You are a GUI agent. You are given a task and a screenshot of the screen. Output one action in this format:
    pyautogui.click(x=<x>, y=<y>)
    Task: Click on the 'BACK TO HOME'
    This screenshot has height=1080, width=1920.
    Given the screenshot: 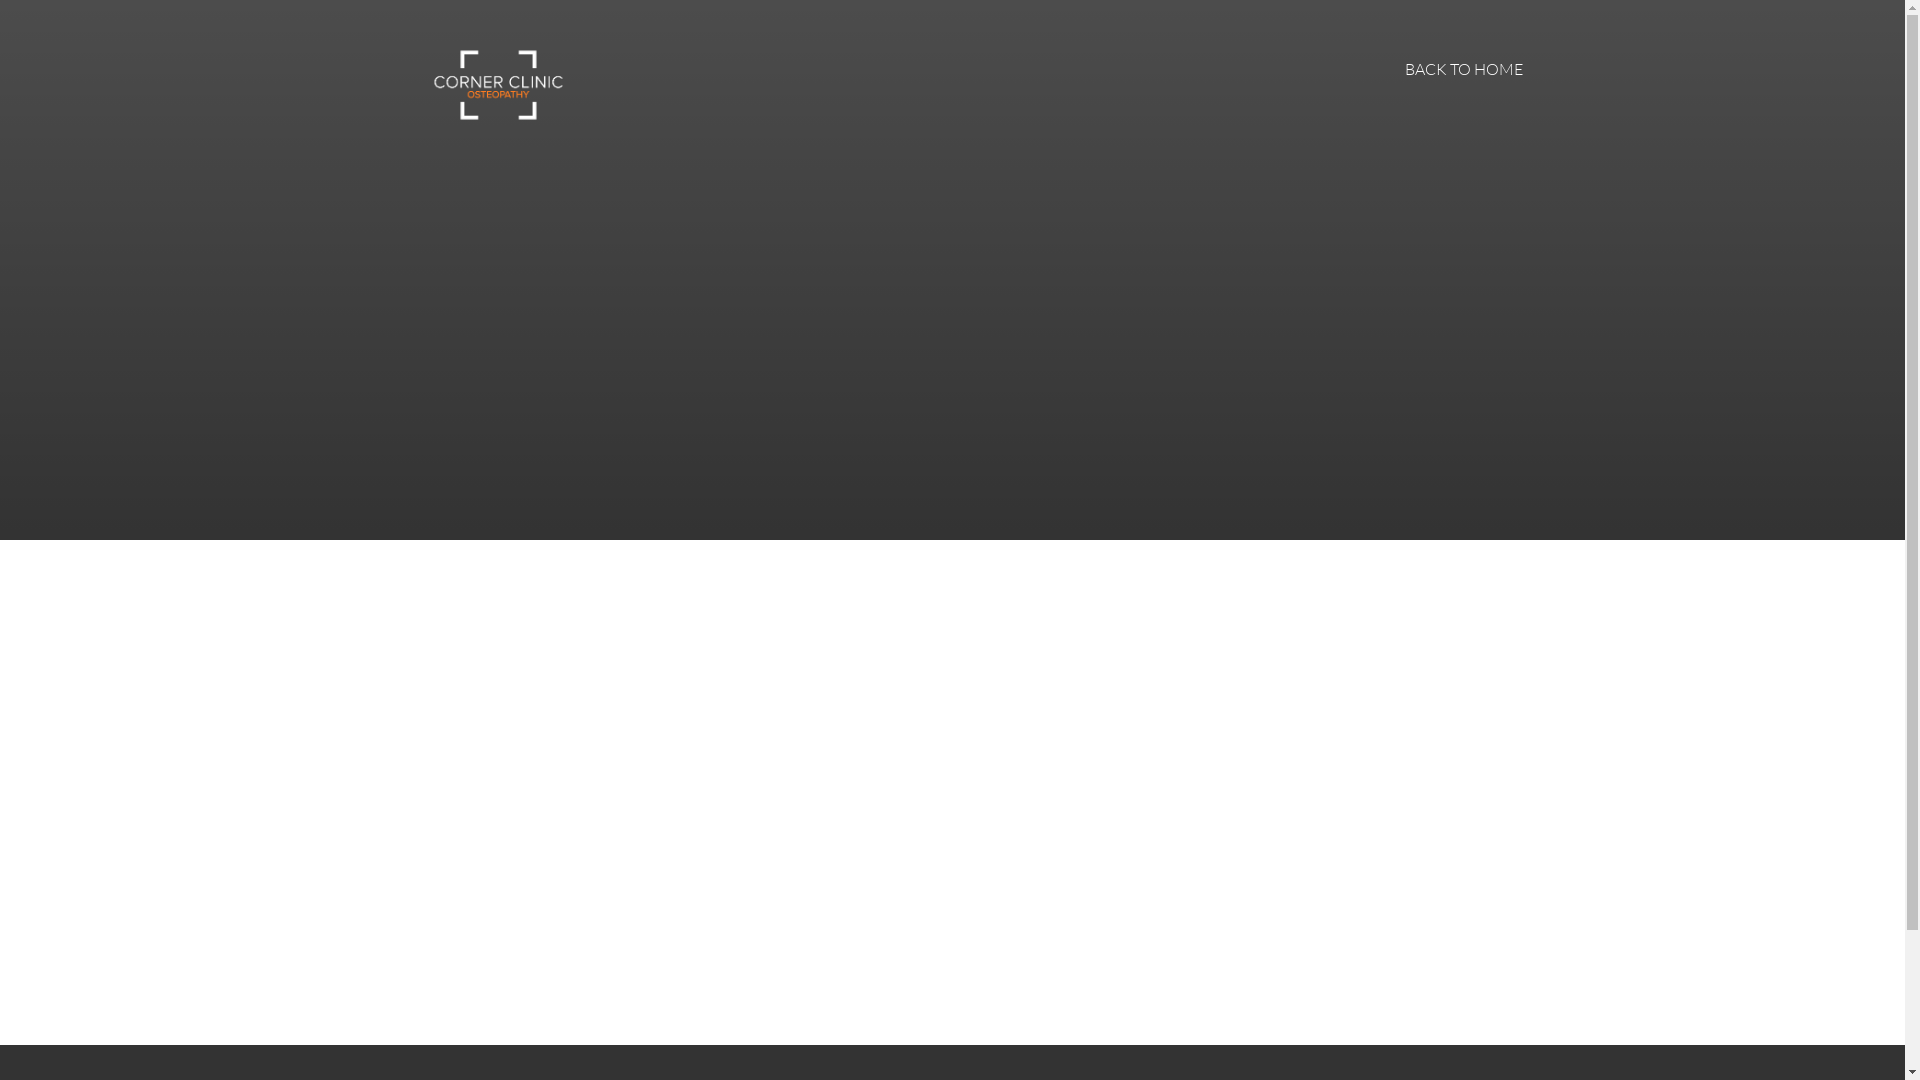 What is the action you would take?
    pyautogui.click(x=1463, y=68)
    